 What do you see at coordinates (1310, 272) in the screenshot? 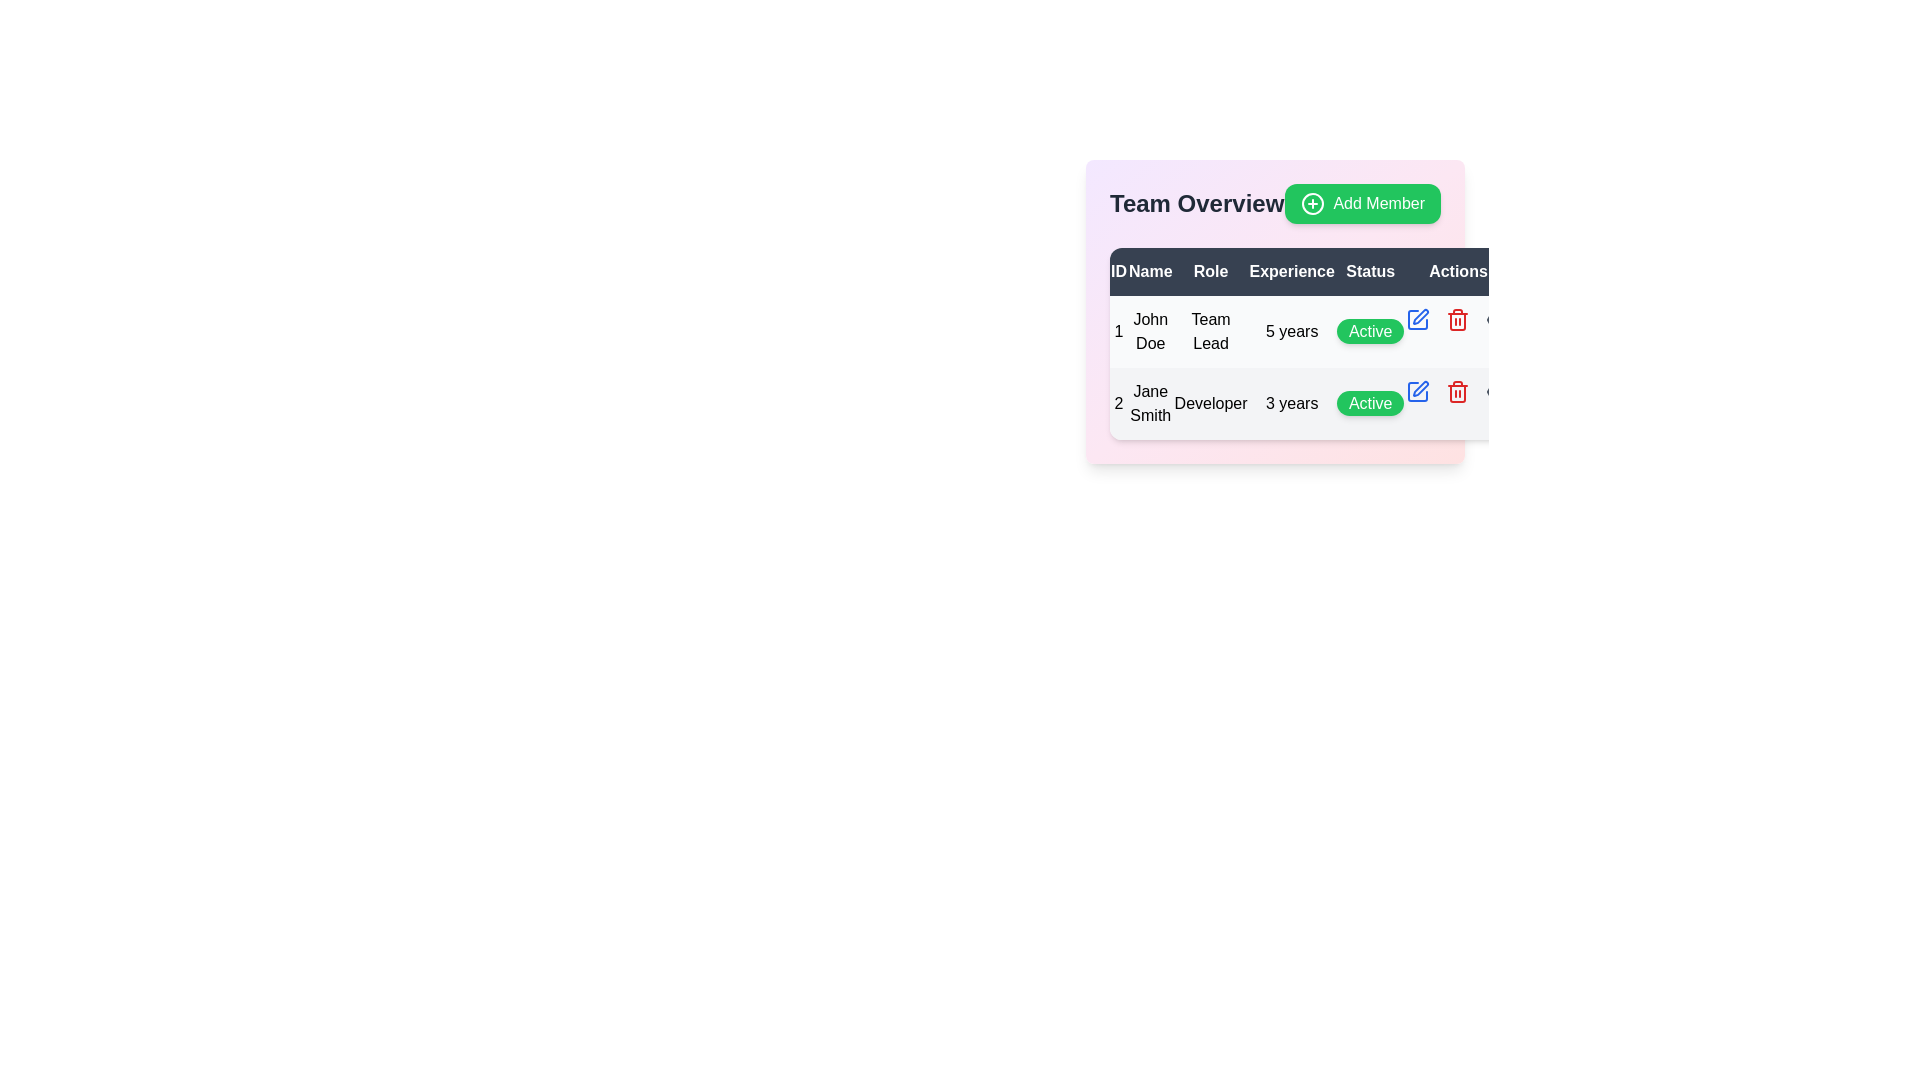
I see `the Table Header element located below the 'Team Overview' section title, which labels the columns of the table` at bounding box center [1310, 272].